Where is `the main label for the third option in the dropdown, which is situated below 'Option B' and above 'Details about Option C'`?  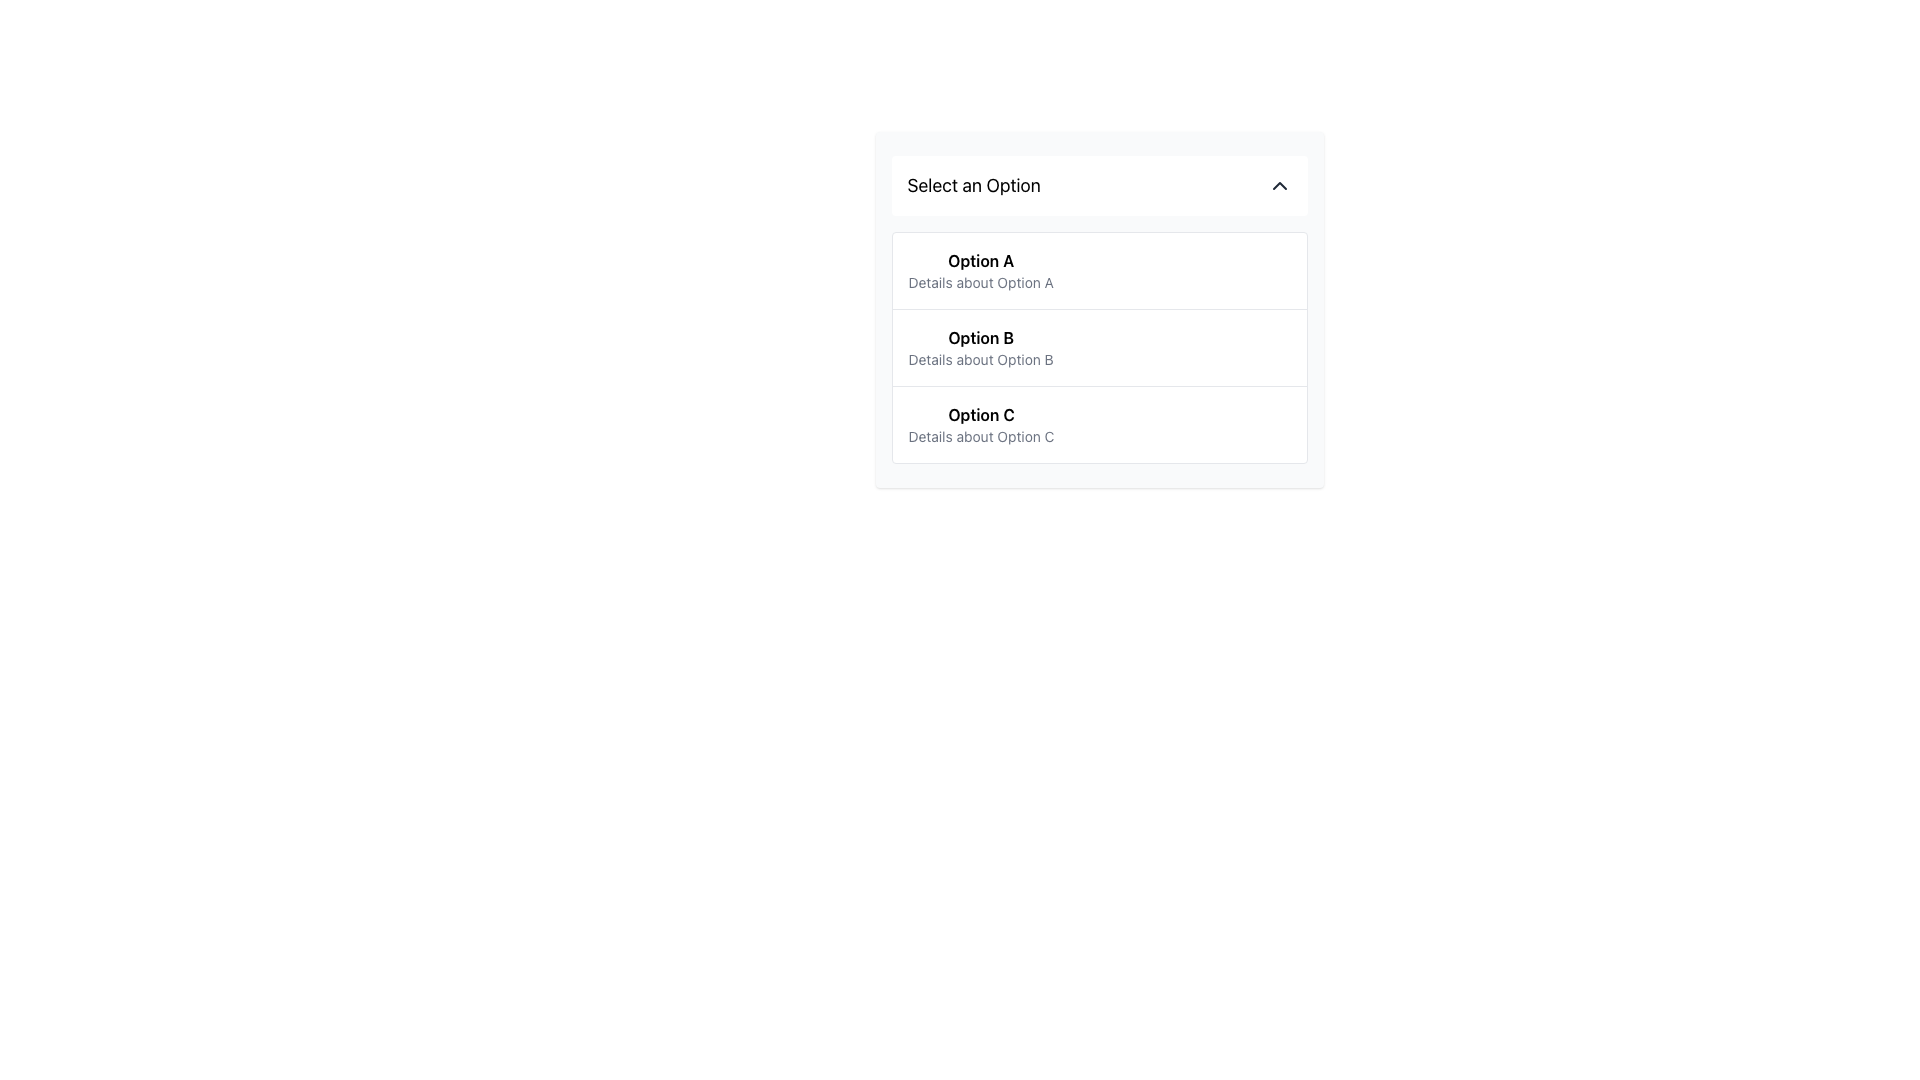
the main label for the third option in the dropdown, which is situated below 'Option B' and above 'Details about Option C' is located at coordinates (981, 414).